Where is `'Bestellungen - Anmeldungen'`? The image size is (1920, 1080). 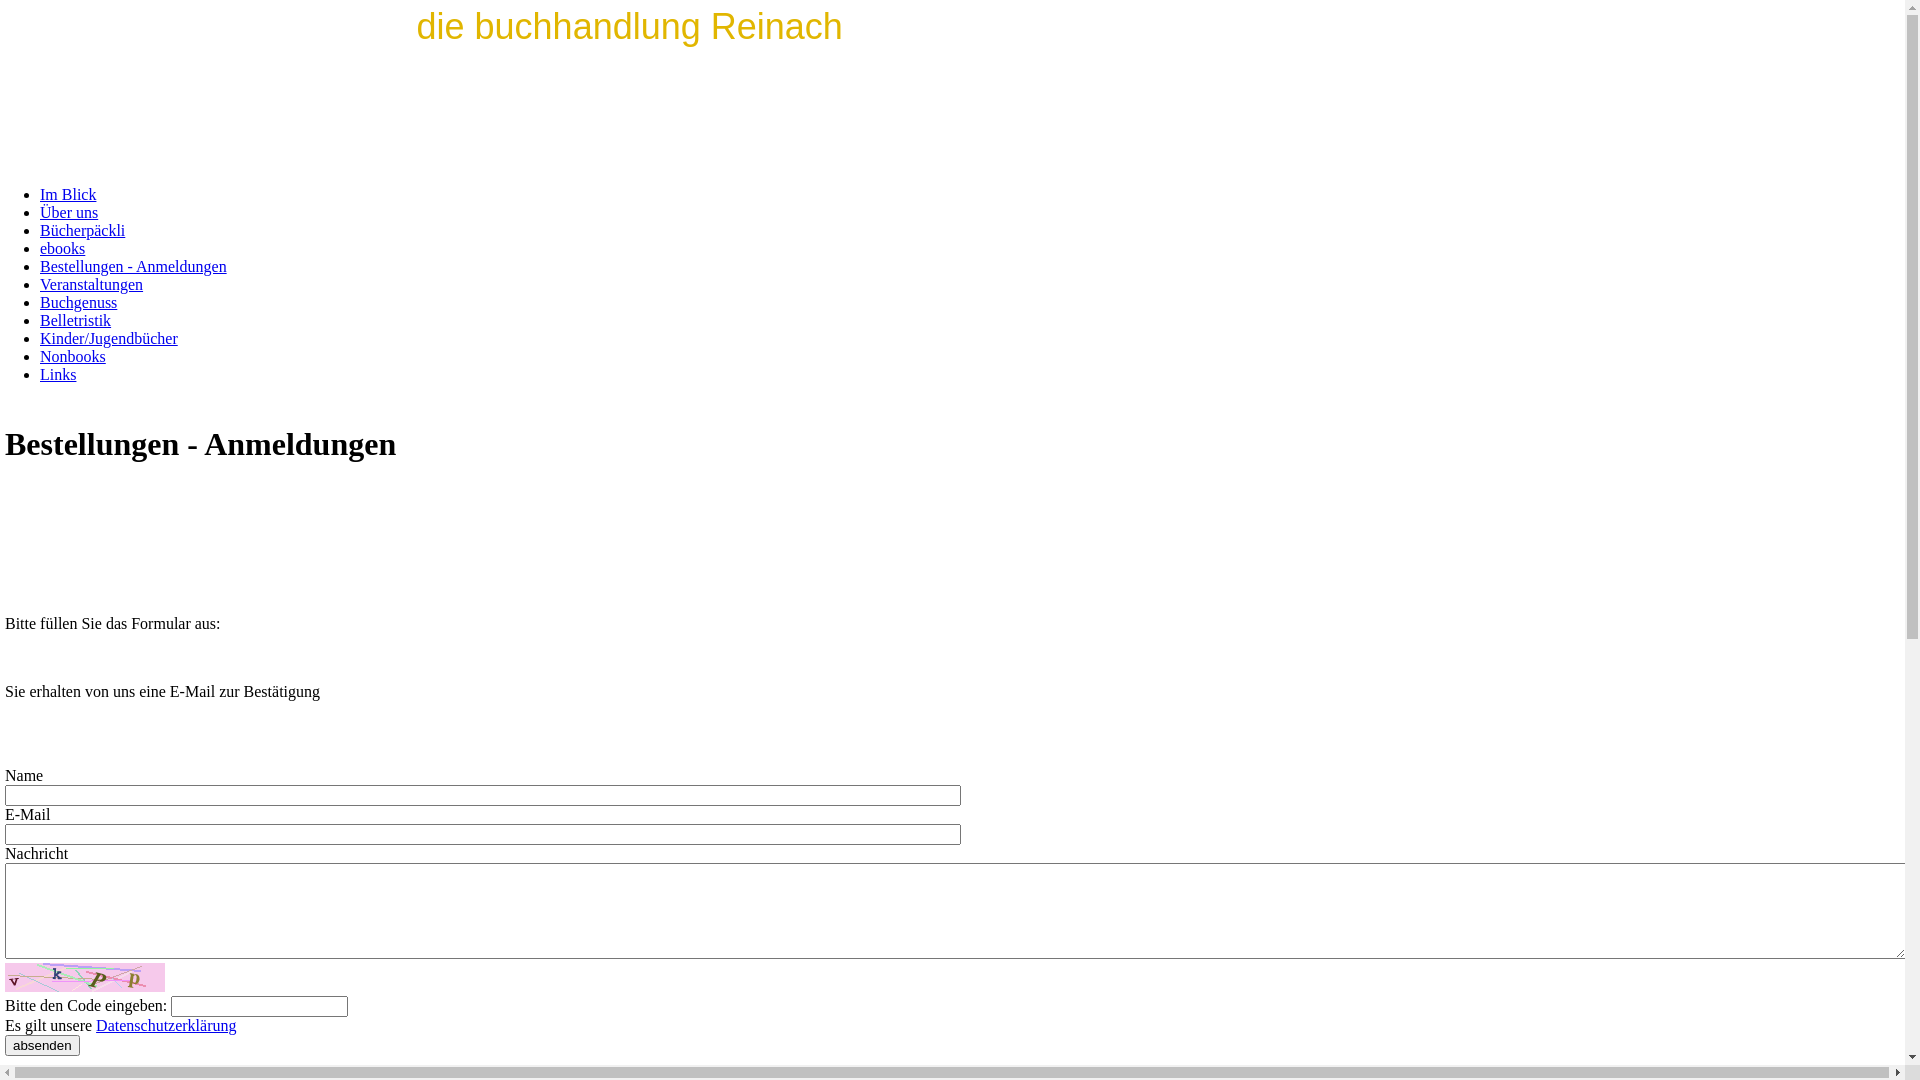 'Bestellungen - Anmeldungen' is located at coordinates (132, 265).